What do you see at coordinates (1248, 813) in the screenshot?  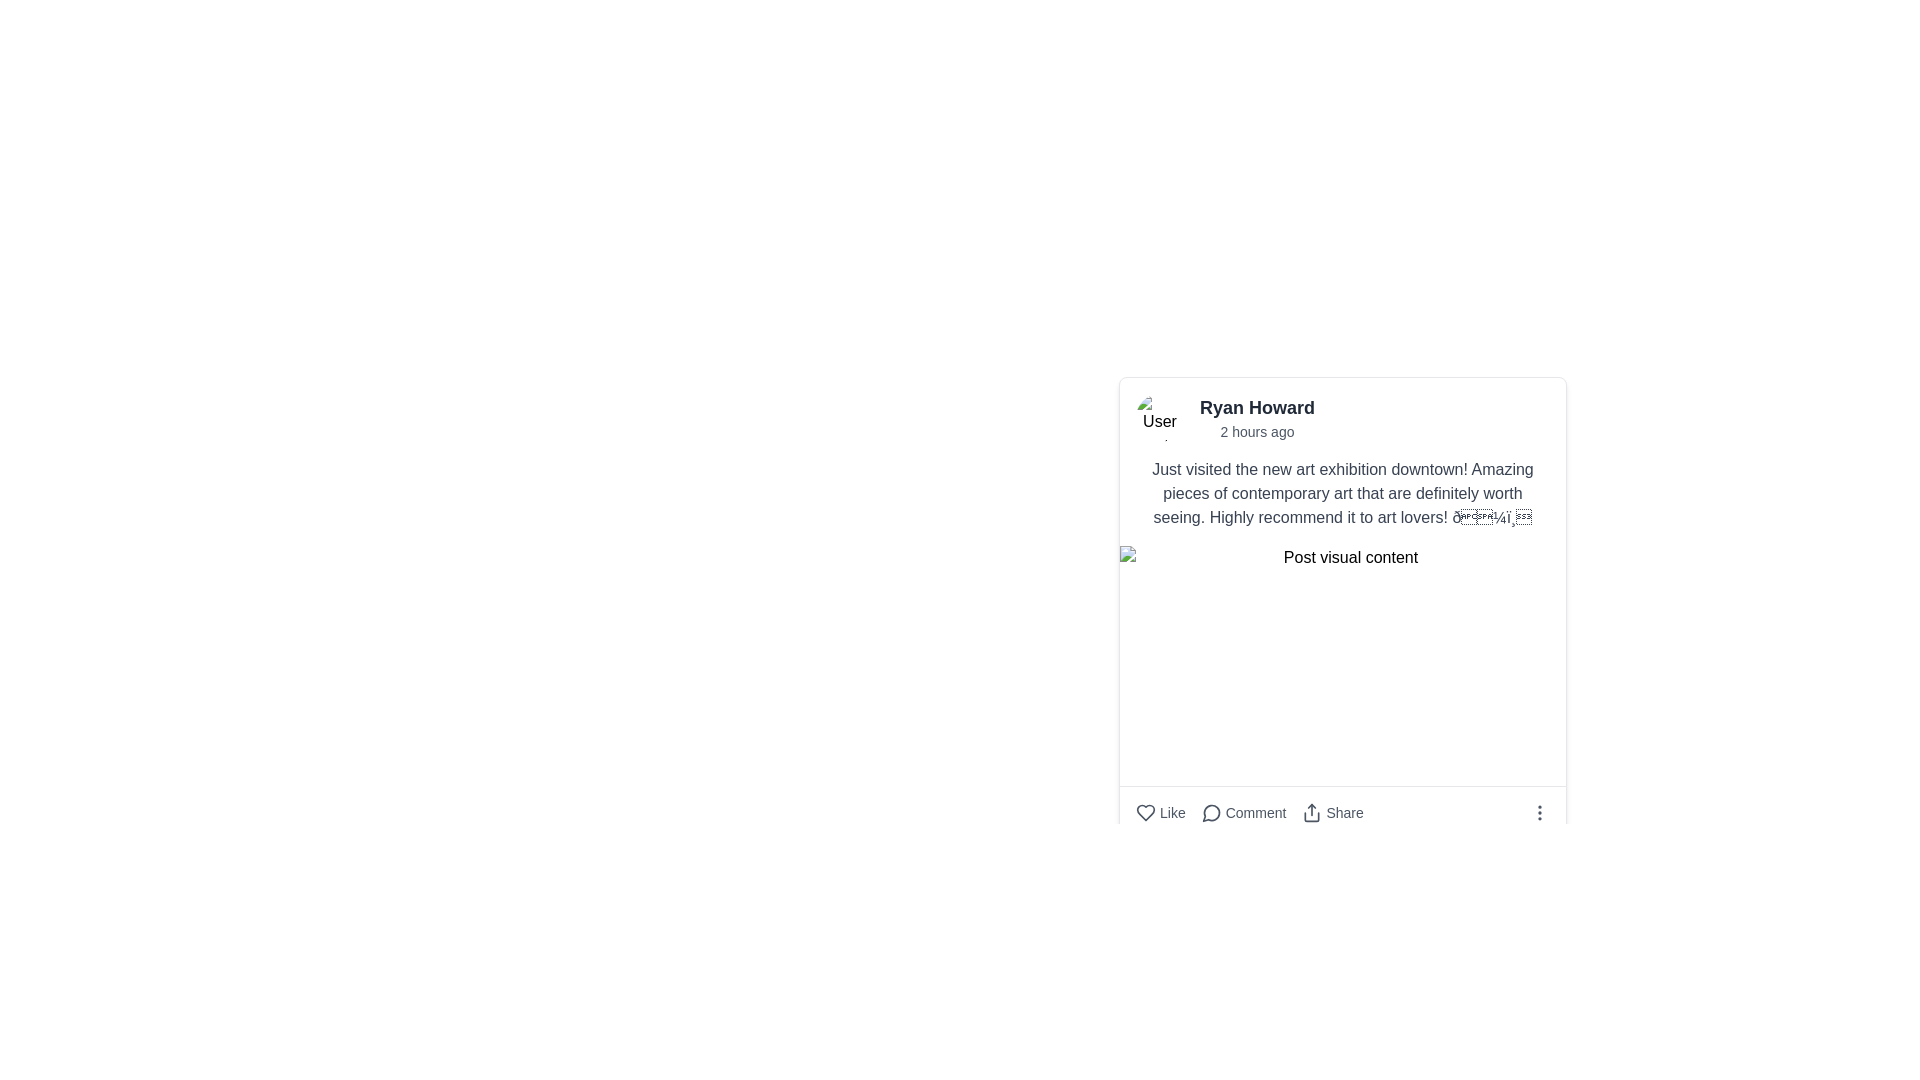 I see `the 'Comment' button, which is the second button in the toolbar containing 'Like', 'Comment', and 'Share', to trigger its visual styling change from gray to blue` at bounding box center [1248, 813].